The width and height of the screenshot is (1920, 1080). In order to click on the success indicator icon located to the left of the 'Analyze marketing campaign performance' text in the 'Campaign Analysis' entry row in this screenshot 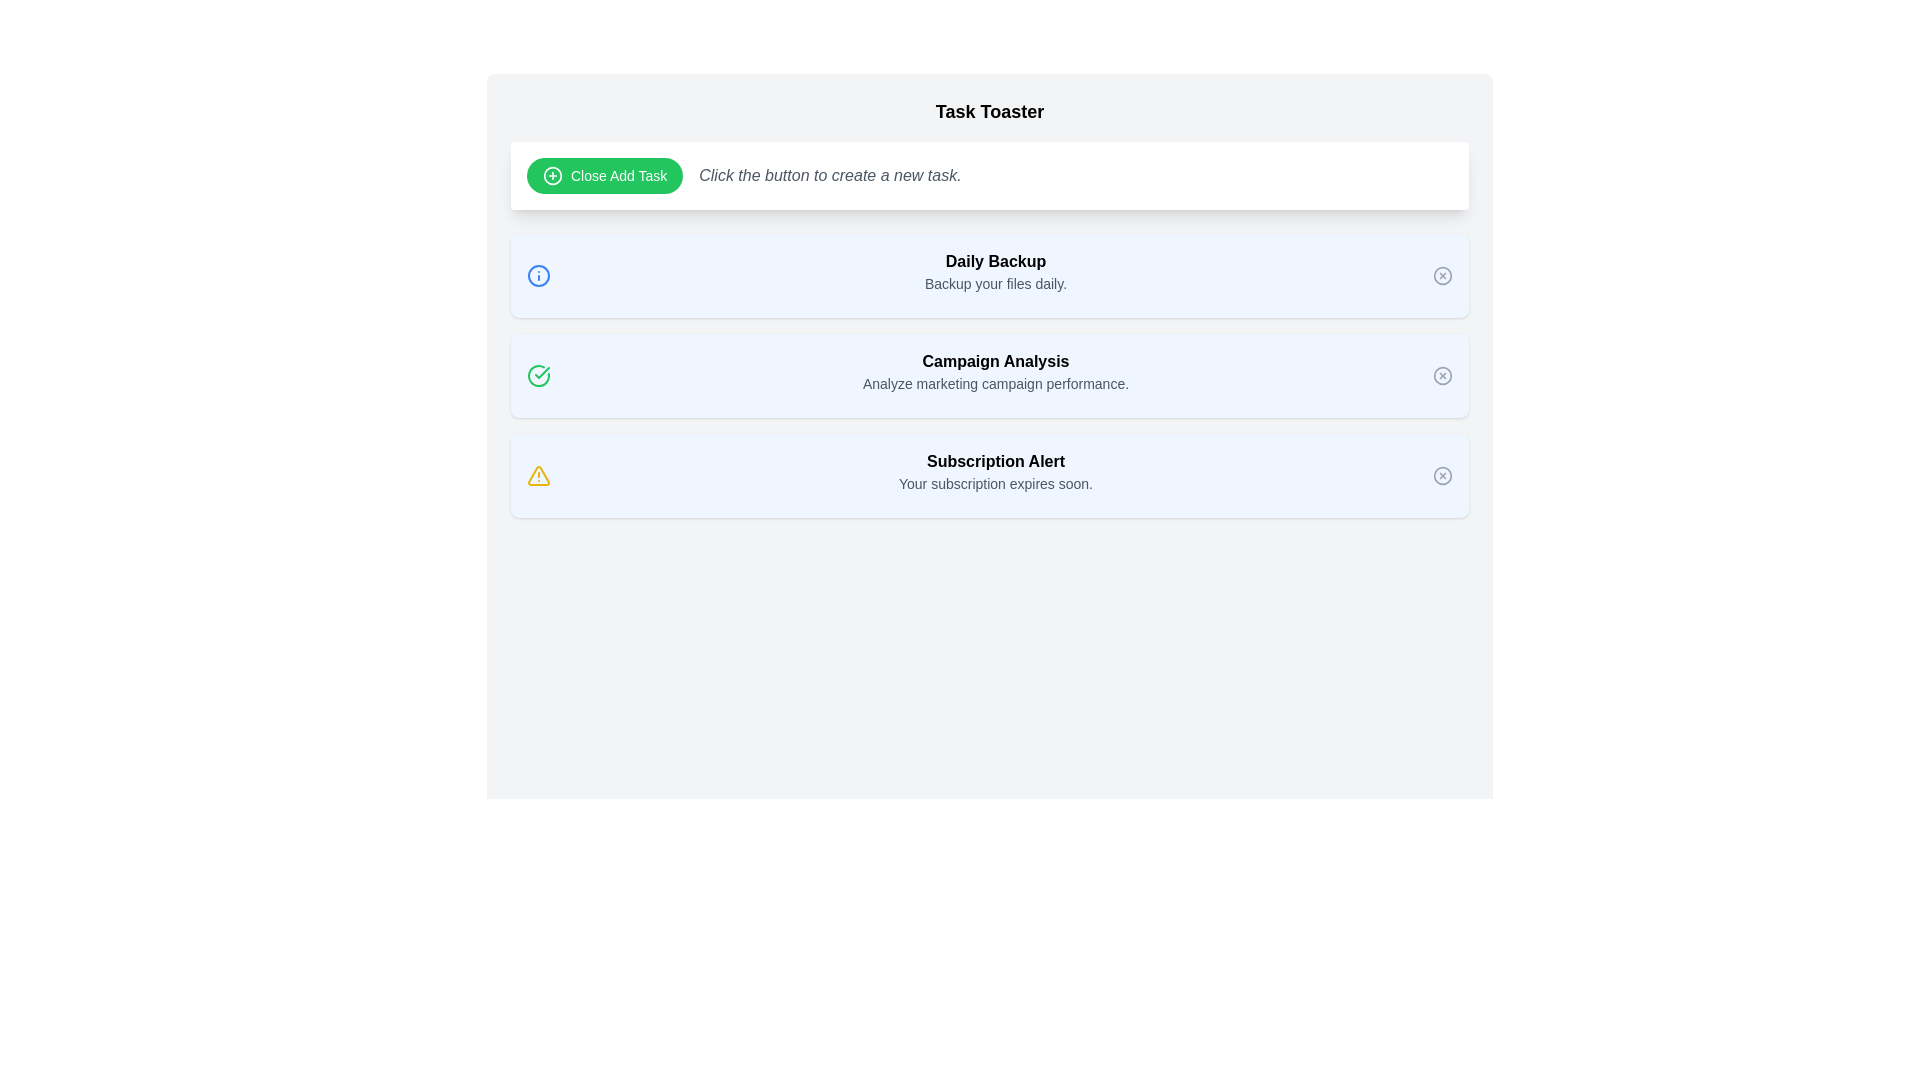, I will do `click(542, 373)`.